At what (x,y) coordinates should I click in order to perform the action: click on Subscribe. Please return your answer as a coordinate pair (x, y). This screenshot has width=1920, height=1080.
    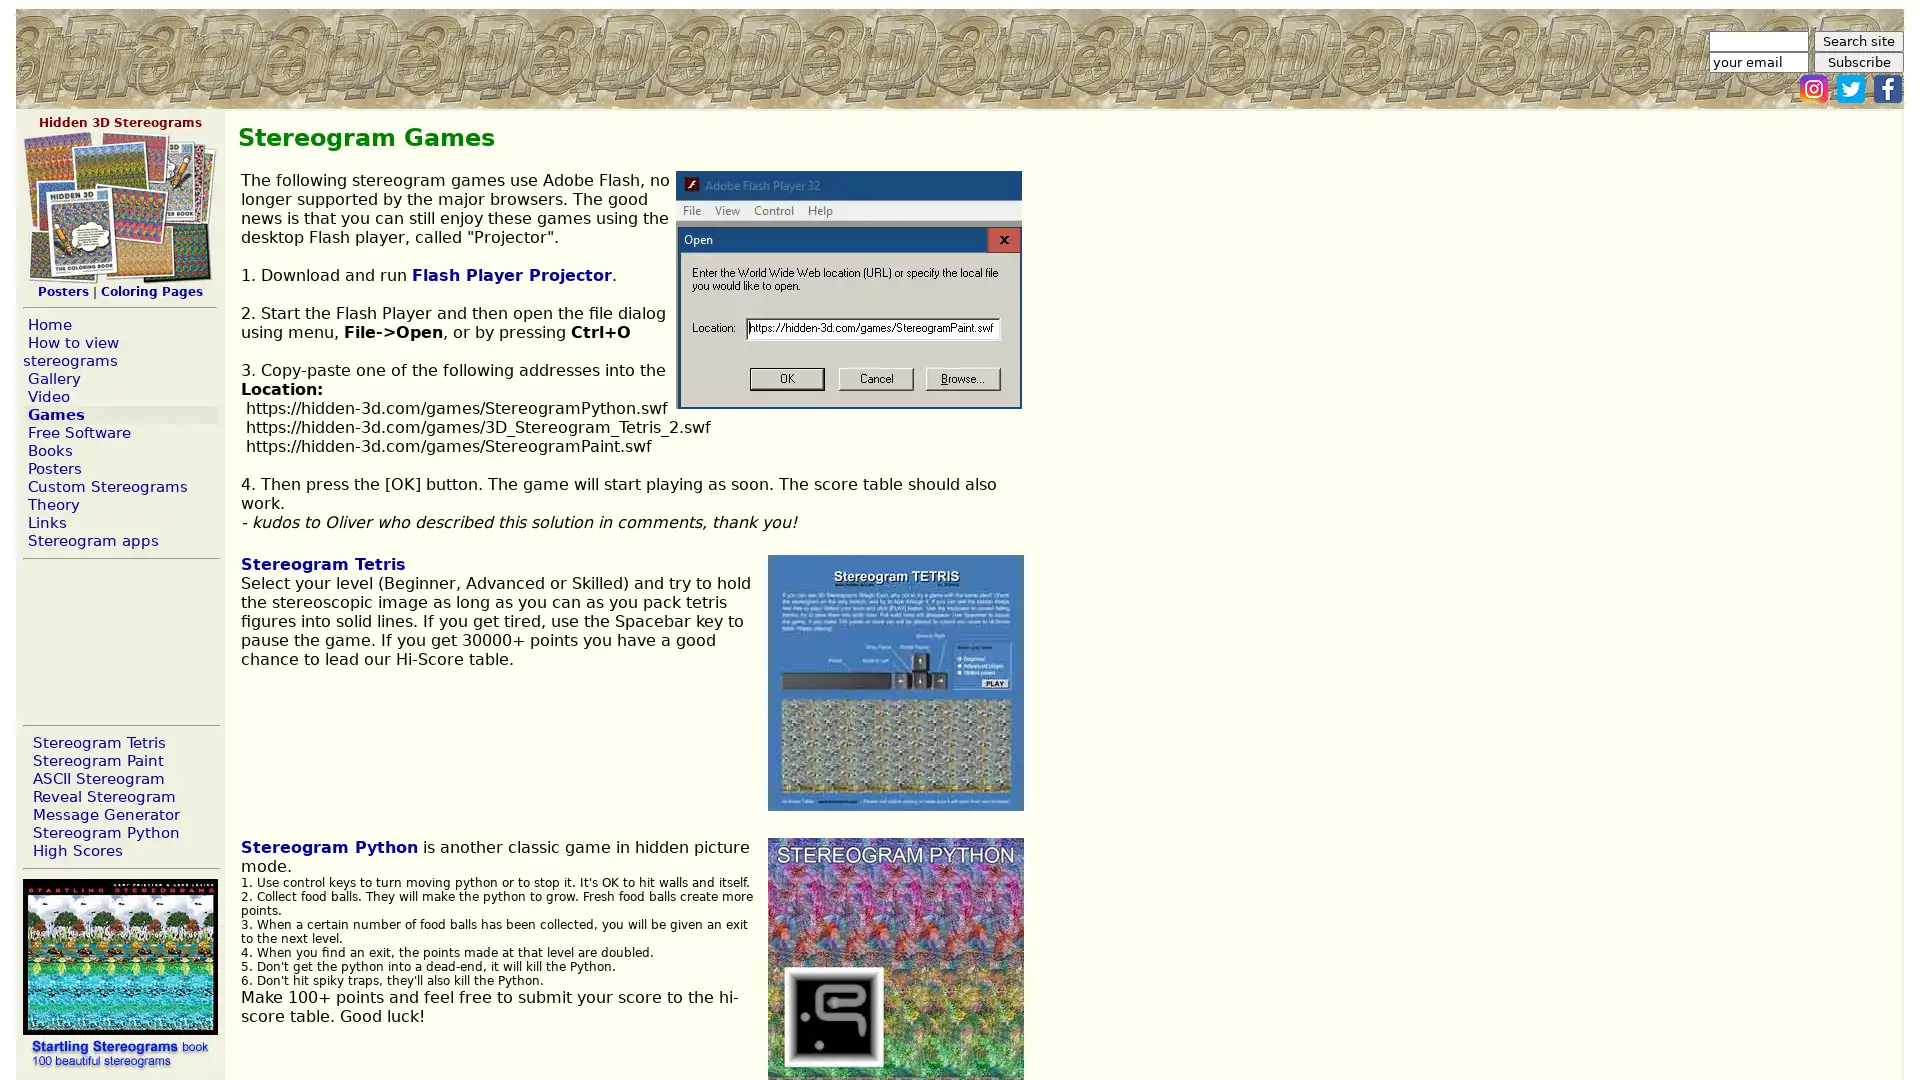
    Looking at the image, I should click on (1857, 61).